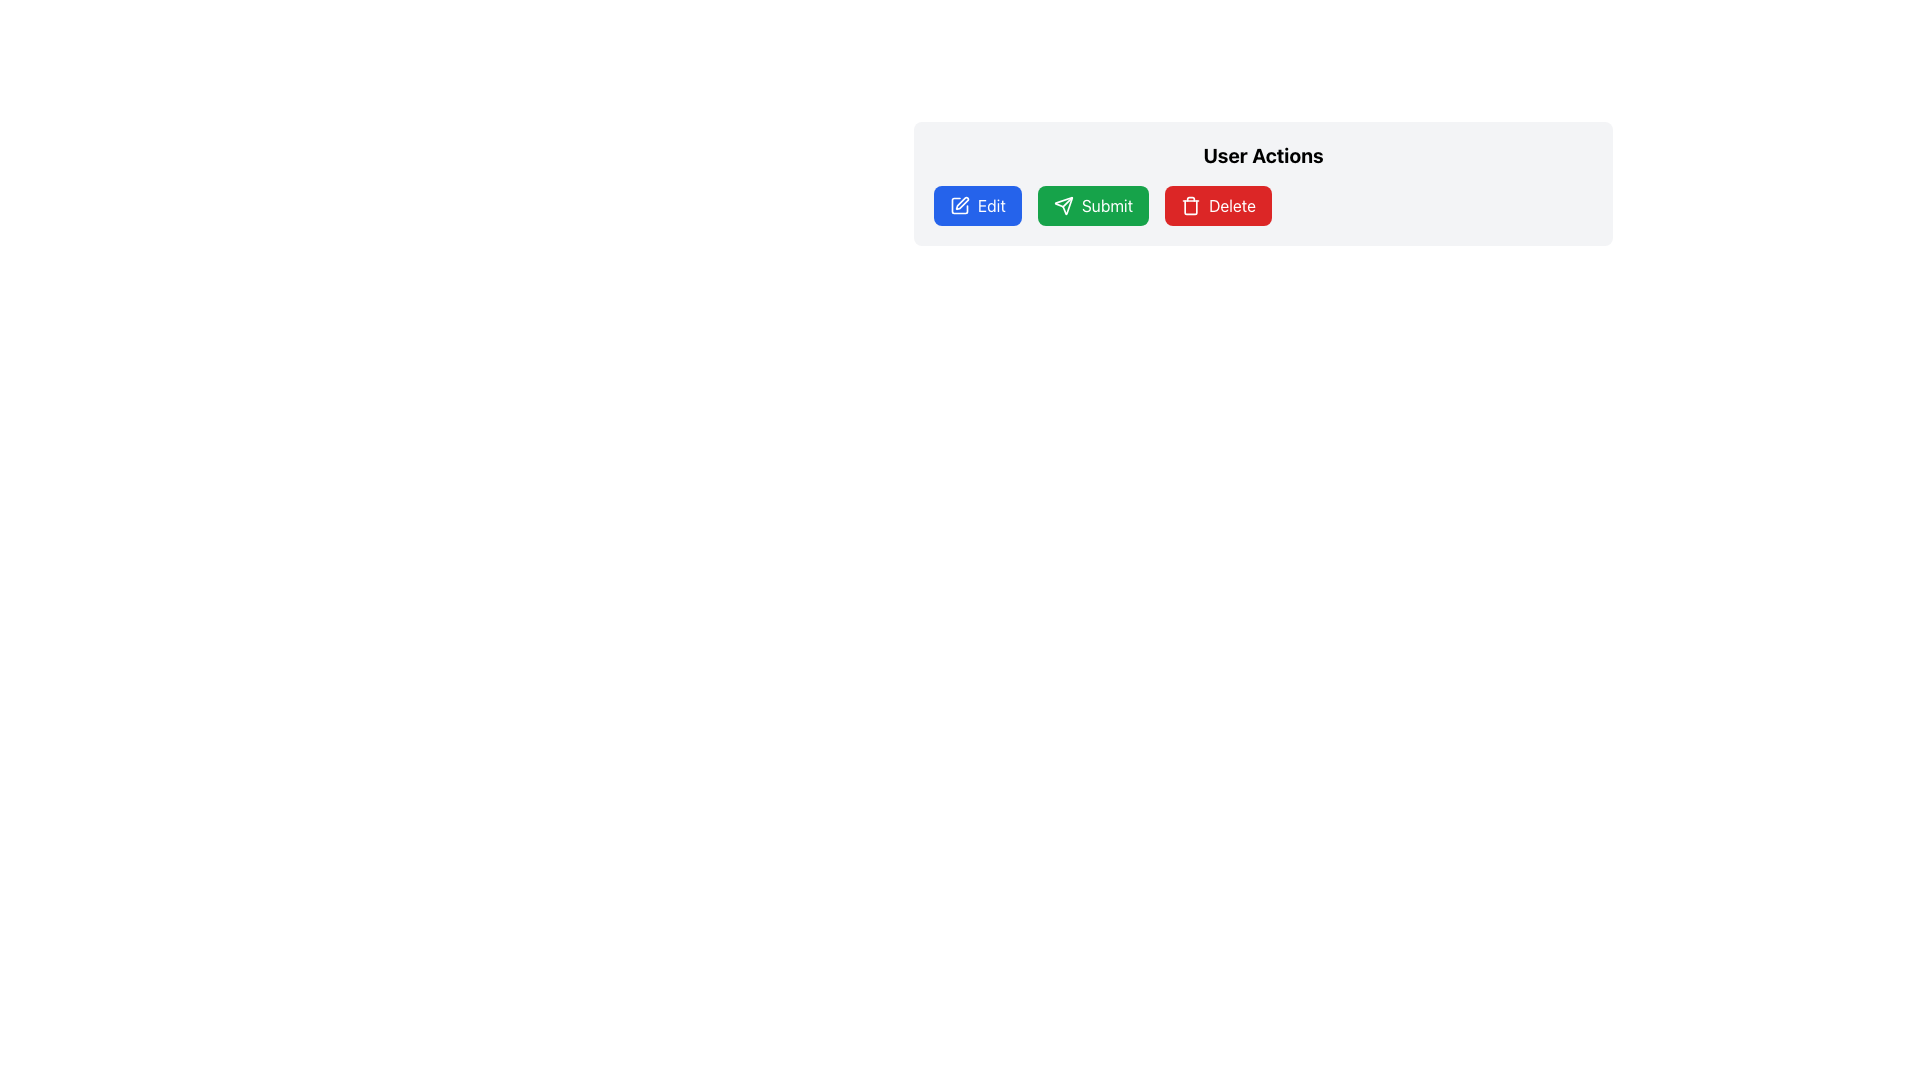 The width and height of the screenshot is (1920, 1080). I want to click on the text label located centrally within the blue button on the leftmost side of a row of three buttons, situated below the label 'User Actions.', so click(991, 205).